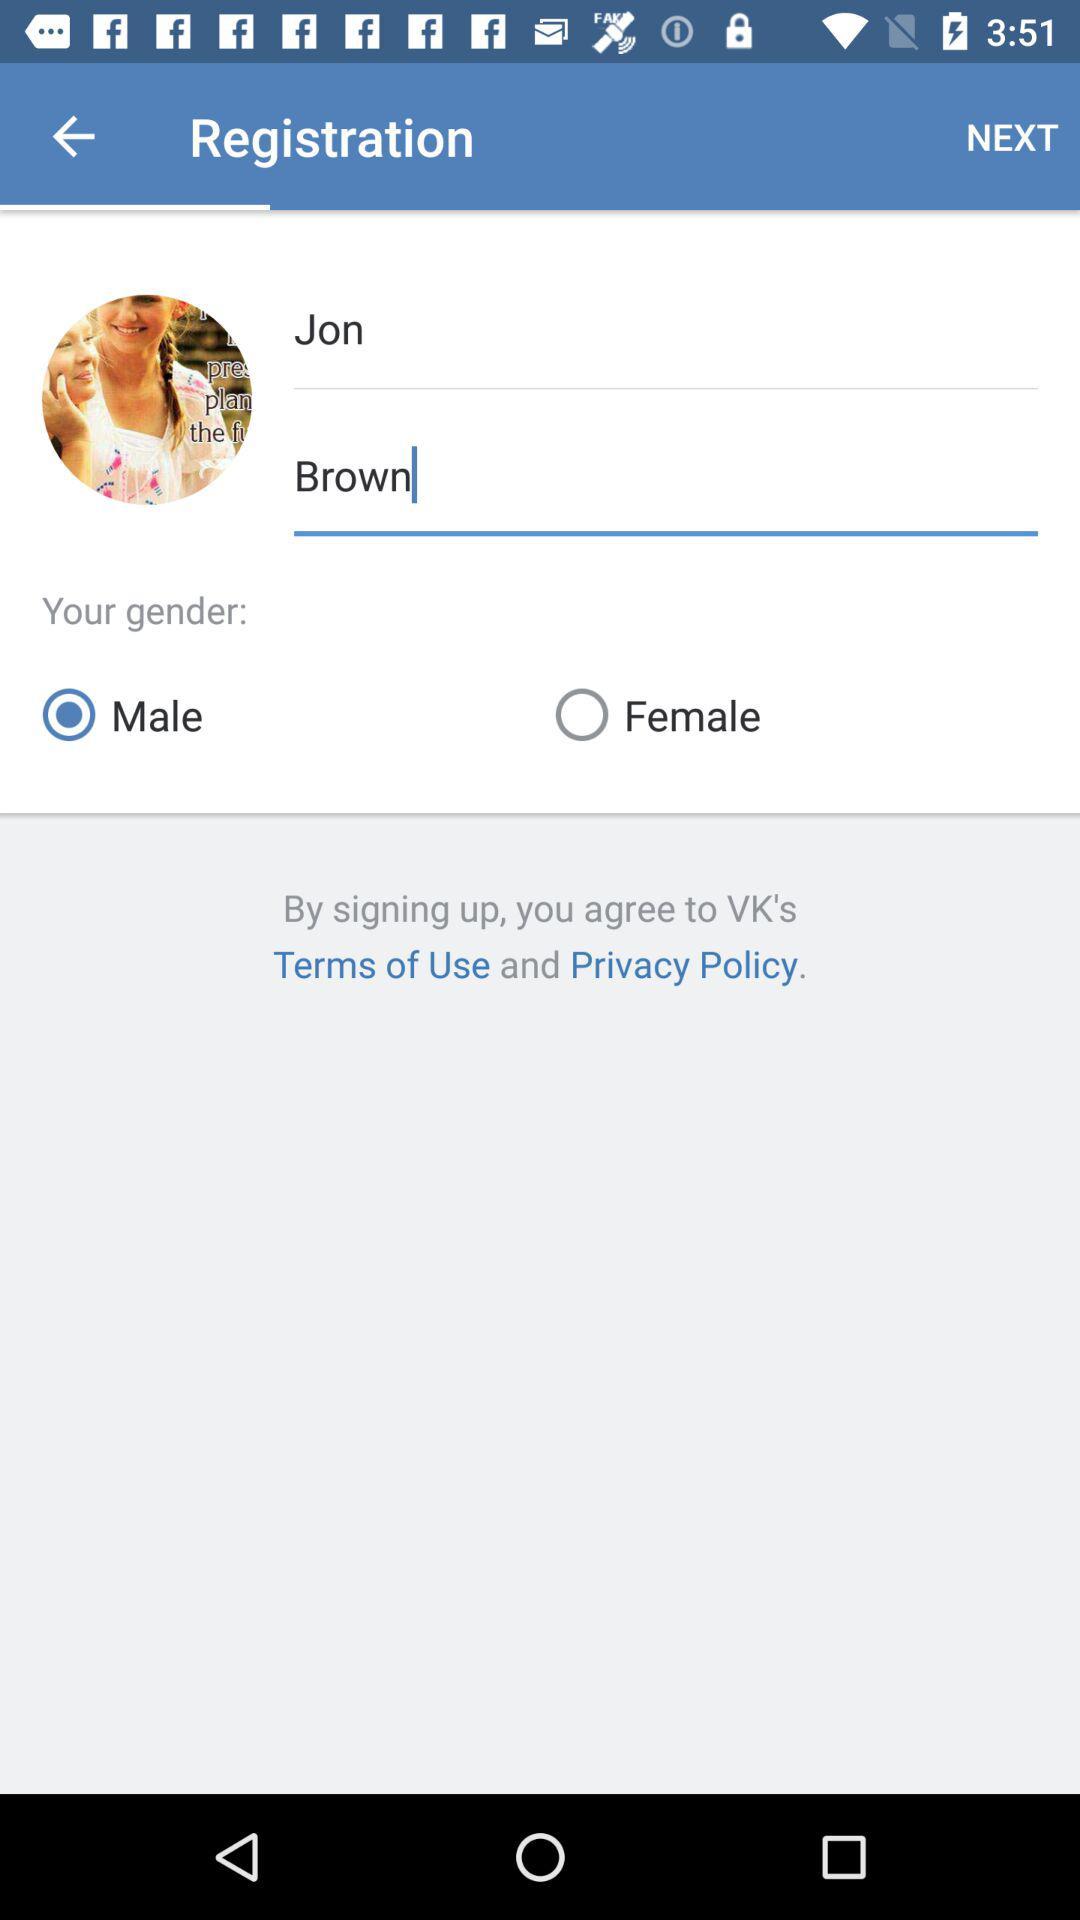 The image size is (1080, 1920). Describe the element at coordinates (1012, 135) in the screenshot. I see `the next icon` at that location.